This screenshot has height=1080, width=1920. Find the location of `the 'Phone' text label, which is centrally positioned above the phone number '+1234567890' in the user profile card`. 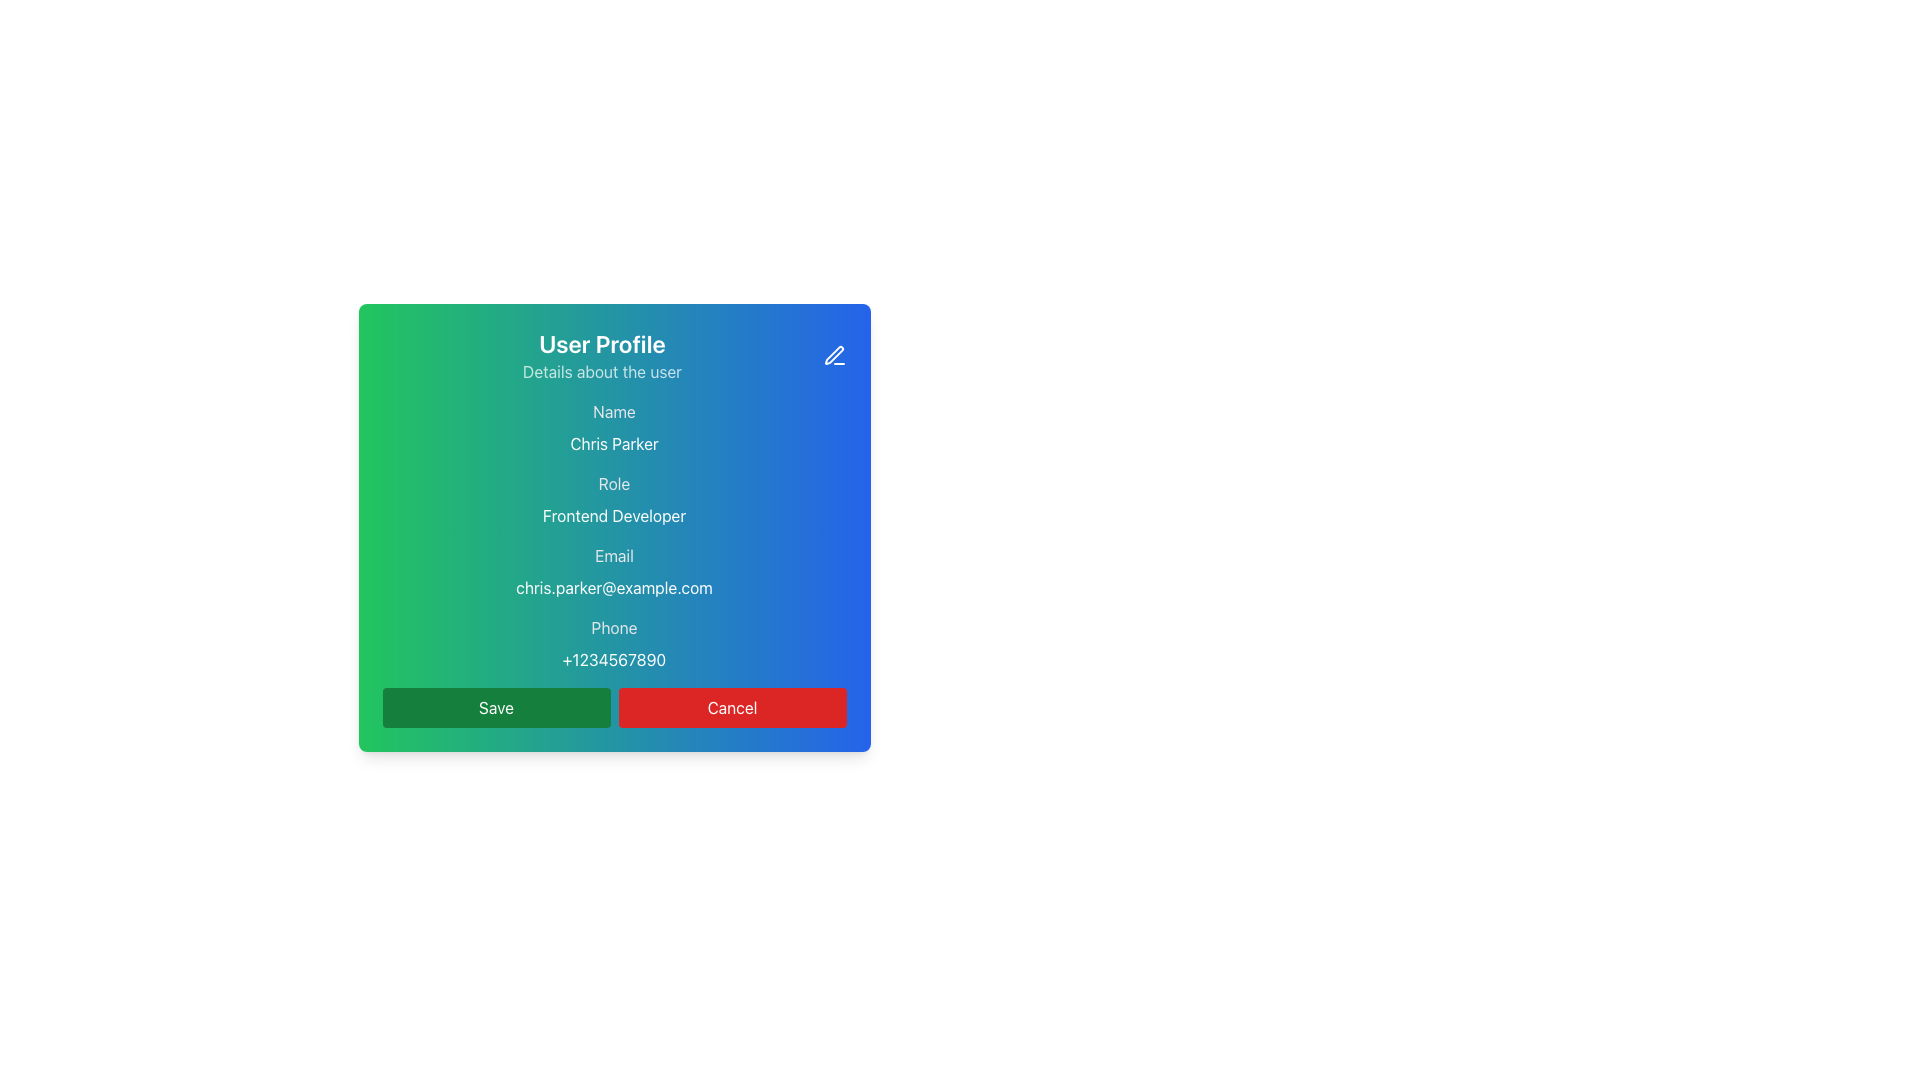

the 'Phone' text label, which is centrally positioned above the phone number '+1234567890' in the user profile card is located at coordinates (613, 627).